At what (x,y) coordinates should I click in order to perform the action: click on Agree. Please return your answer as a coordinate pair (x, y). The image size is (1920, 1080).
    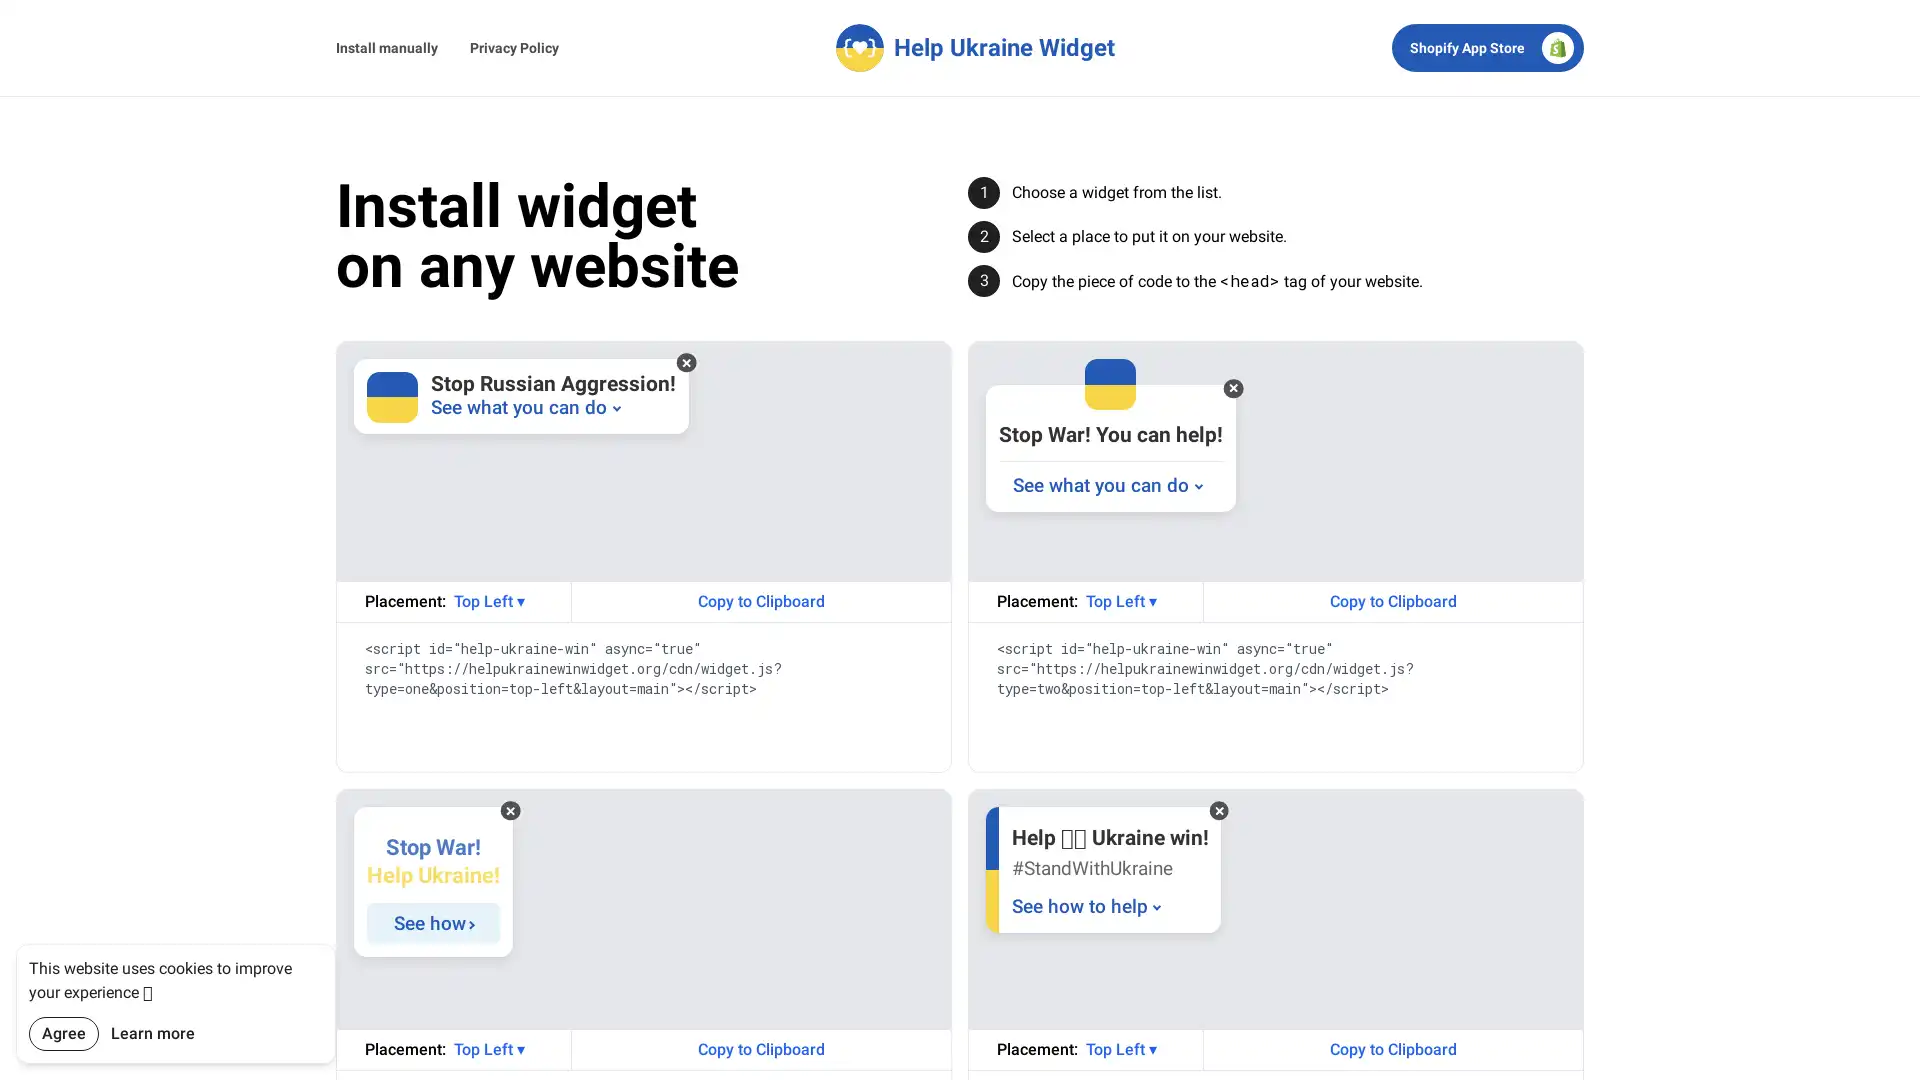
    Looking at the image, I should click on (63, 1033).